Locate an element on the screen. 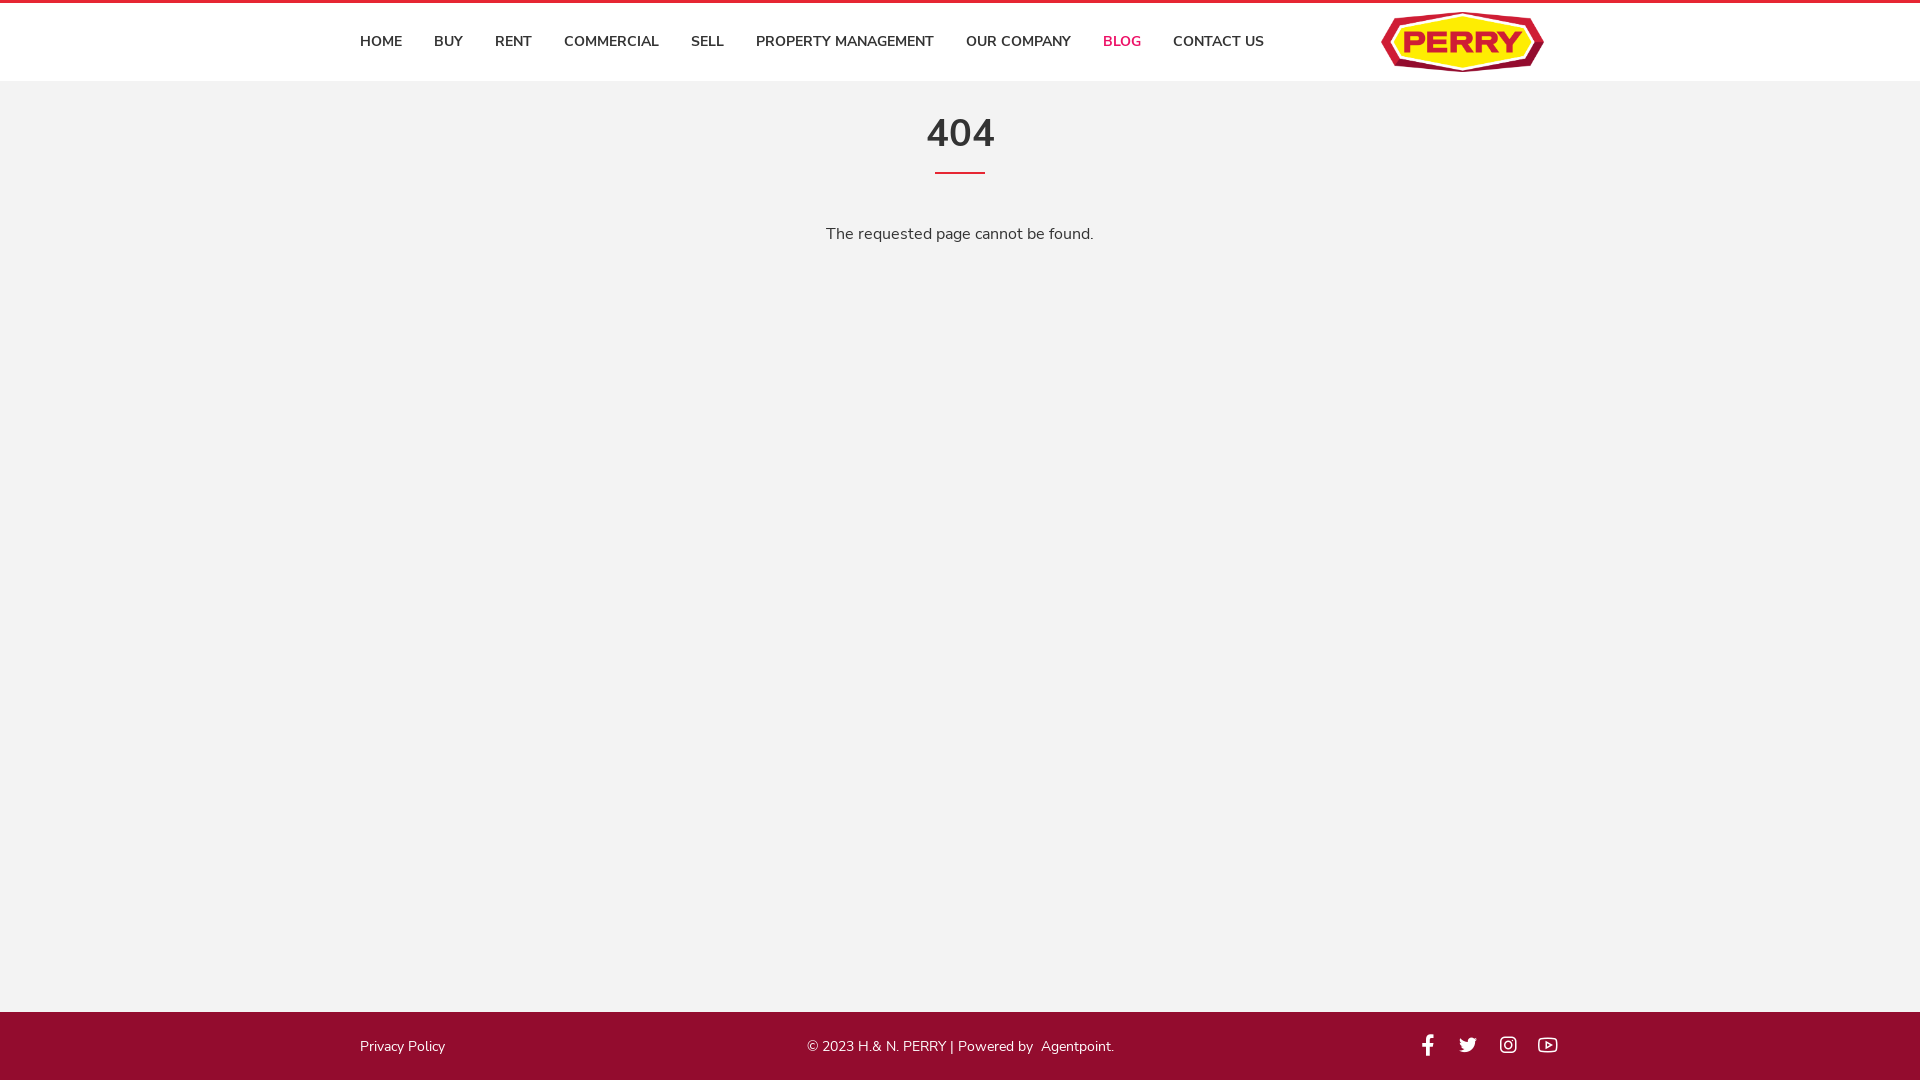 The image size is (1920, 1080). 'BLOG' is located at coordinates (1122, 42).